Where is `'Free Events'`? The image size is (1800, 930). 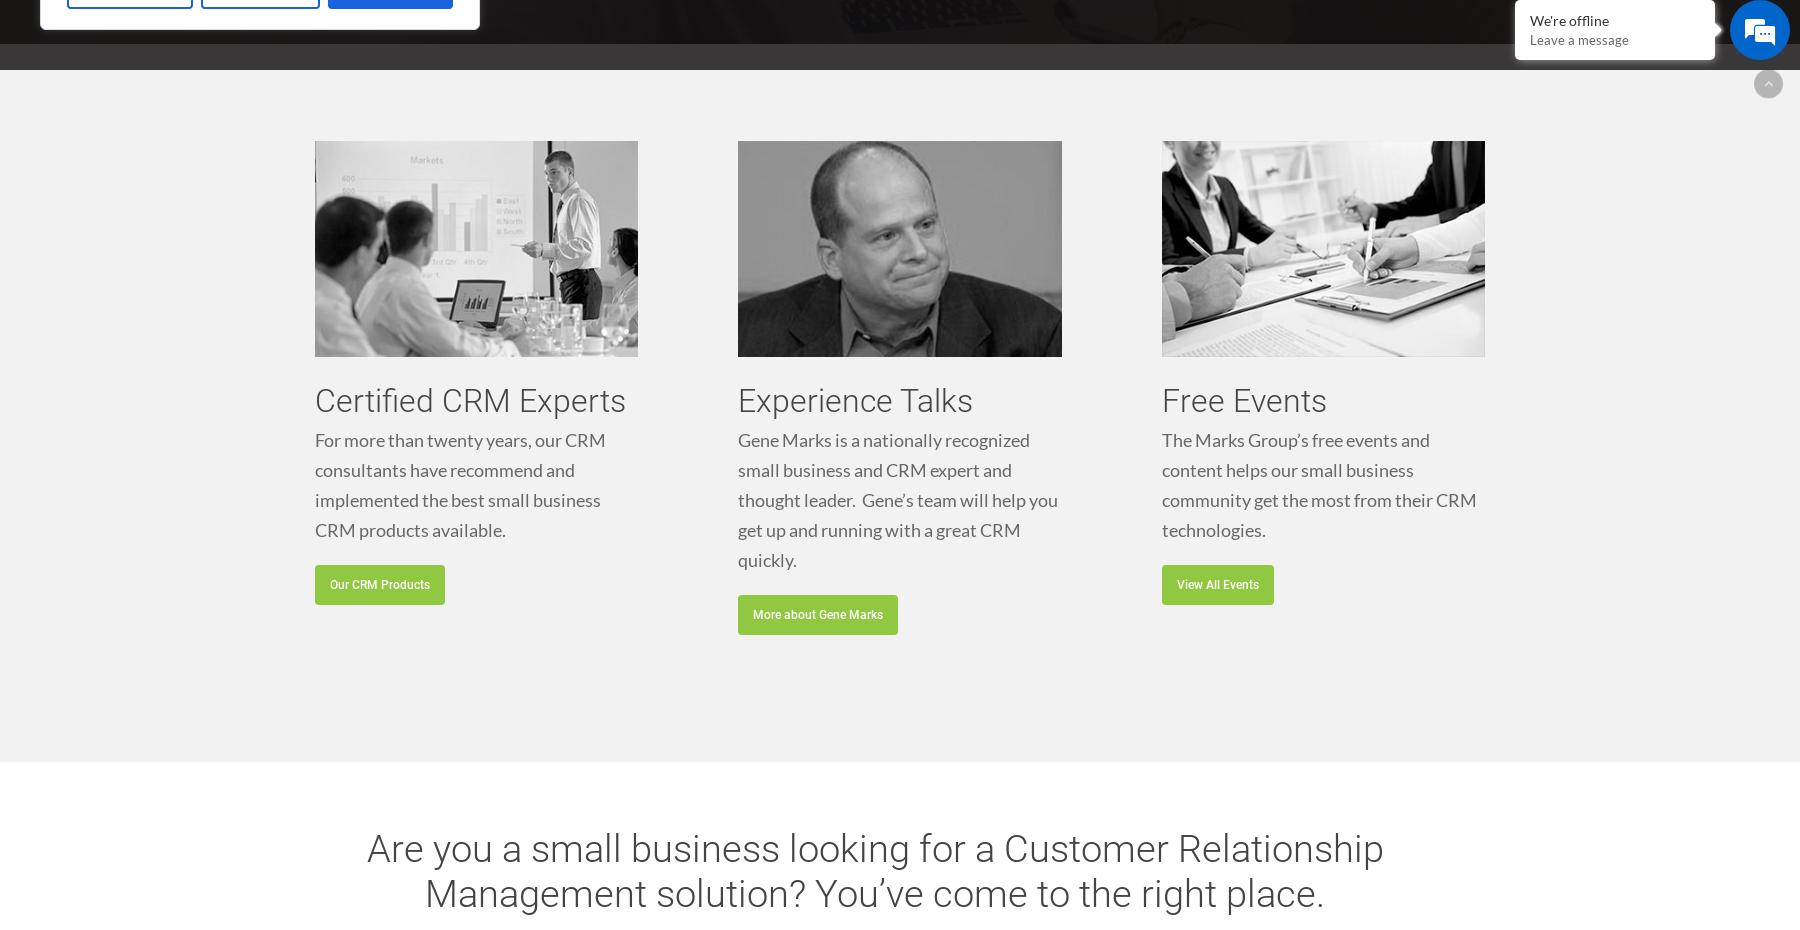
'Free Events' is located at coordinates (1243, 399).